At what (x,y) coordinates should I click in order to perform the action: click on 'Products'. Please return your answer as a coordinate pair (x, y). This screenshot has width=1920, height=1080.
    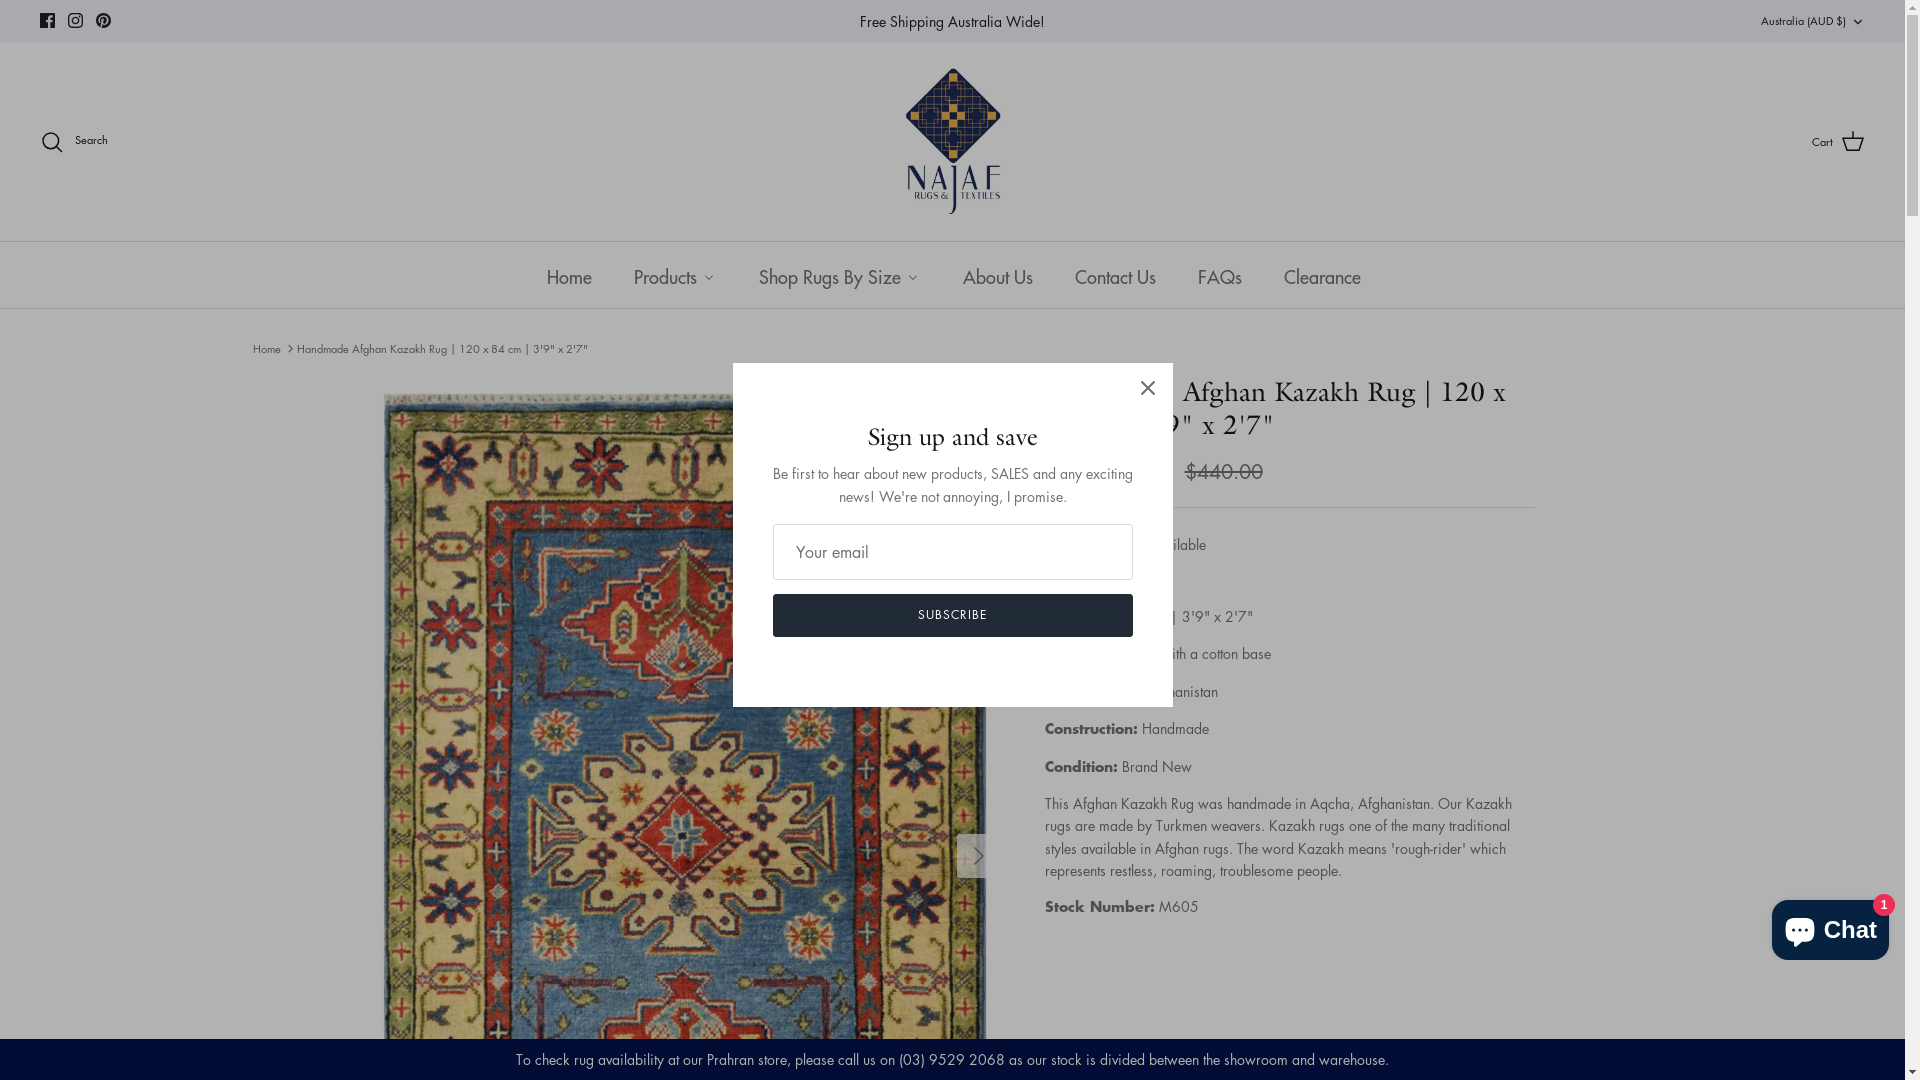
    Looking at the image, I should click on (674, 274).